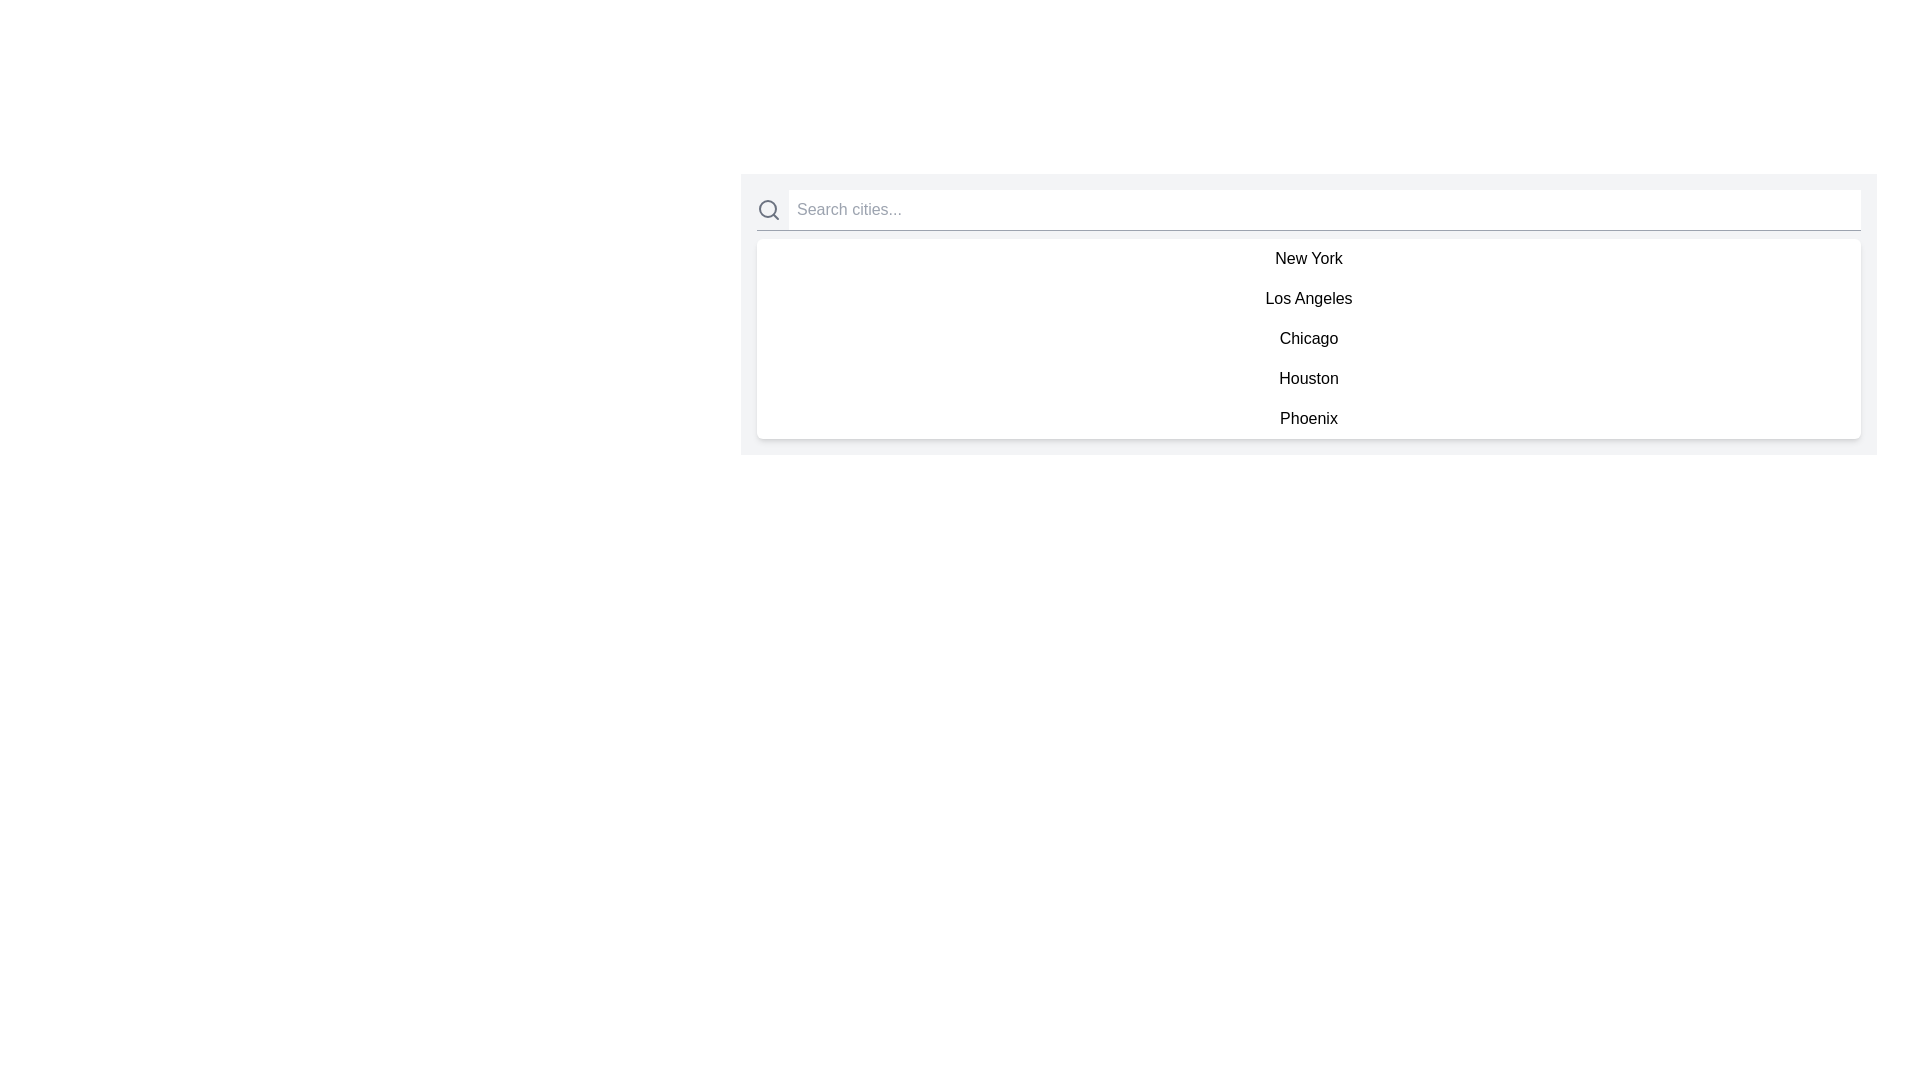  I want to click on the text label displaying 'Los Angeles', so click(1309, 299).